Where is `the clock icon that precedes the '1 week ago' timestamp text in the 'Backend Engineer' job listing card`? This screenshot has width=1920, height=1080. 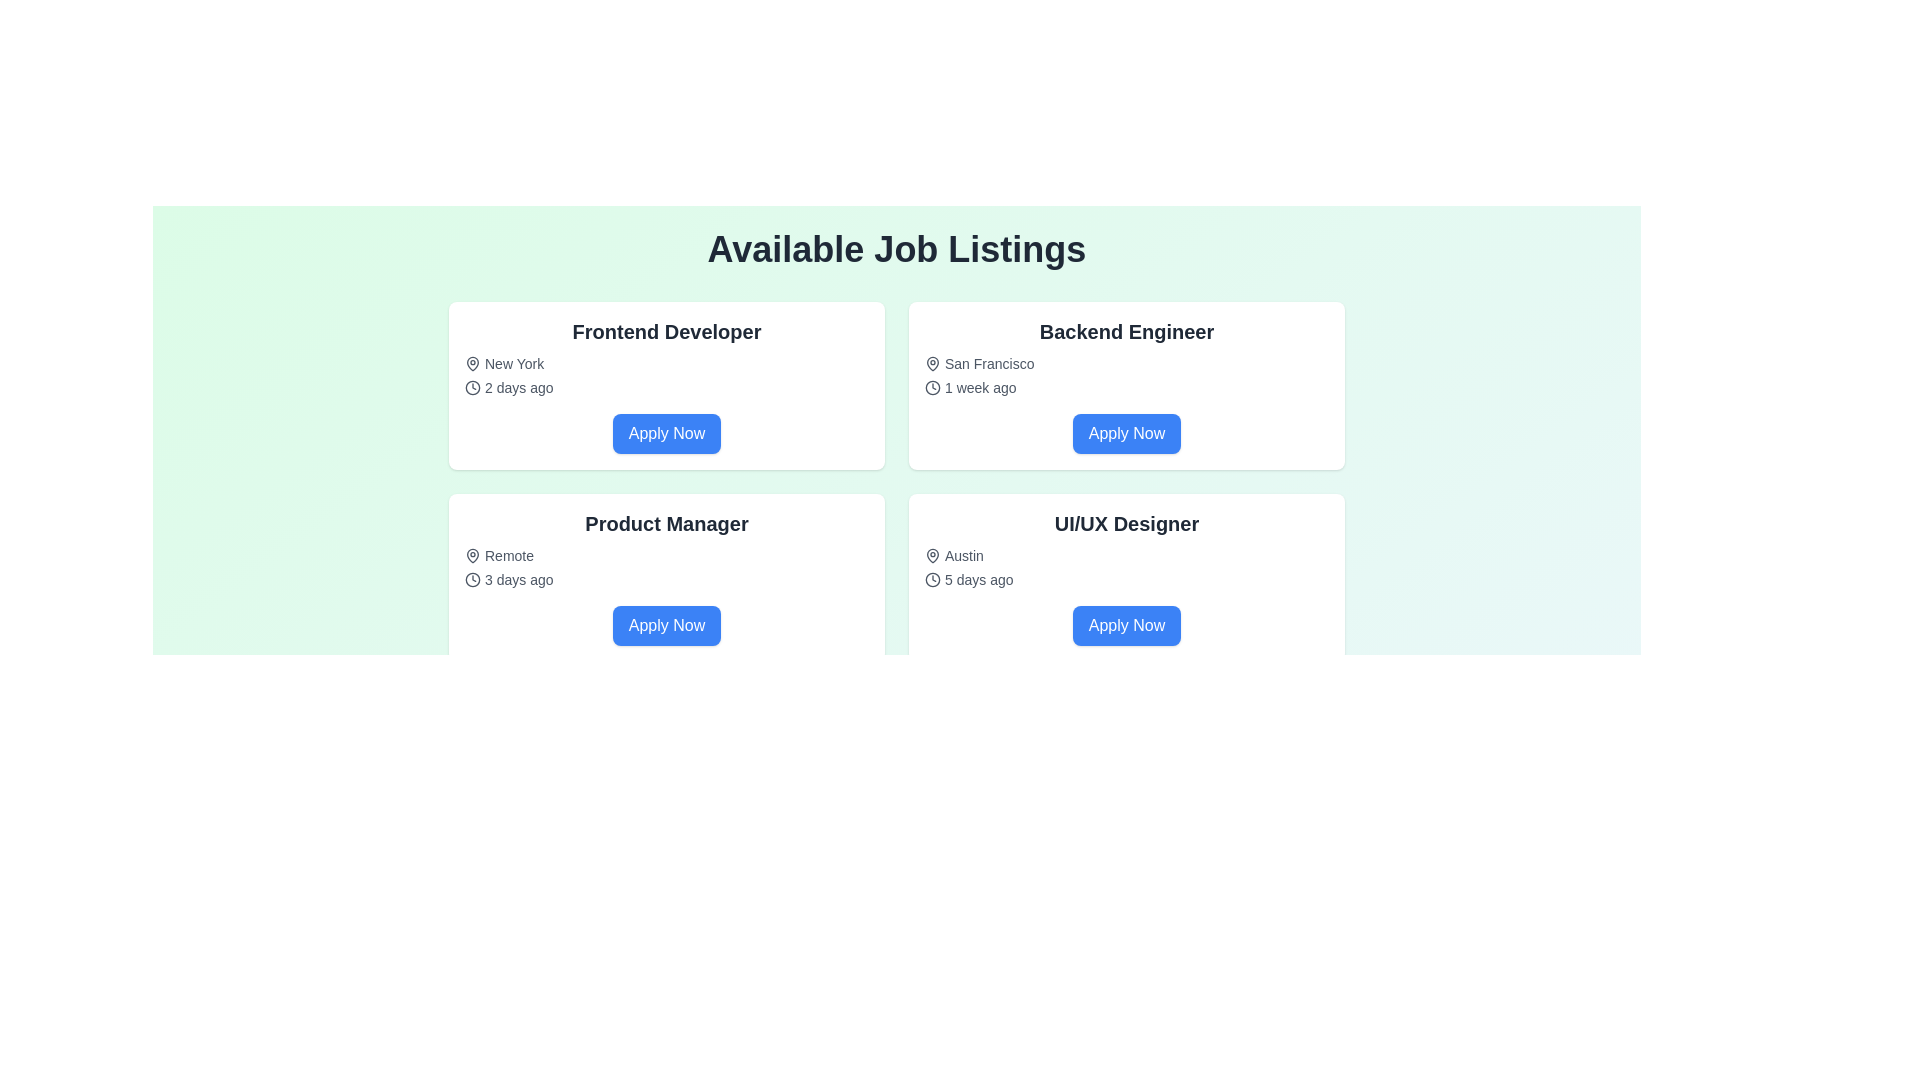 the clock icon that precedes the '1 week ago' timestamp text in the 'Backend Engineer' job listing card is located at coordinates (931, 388).